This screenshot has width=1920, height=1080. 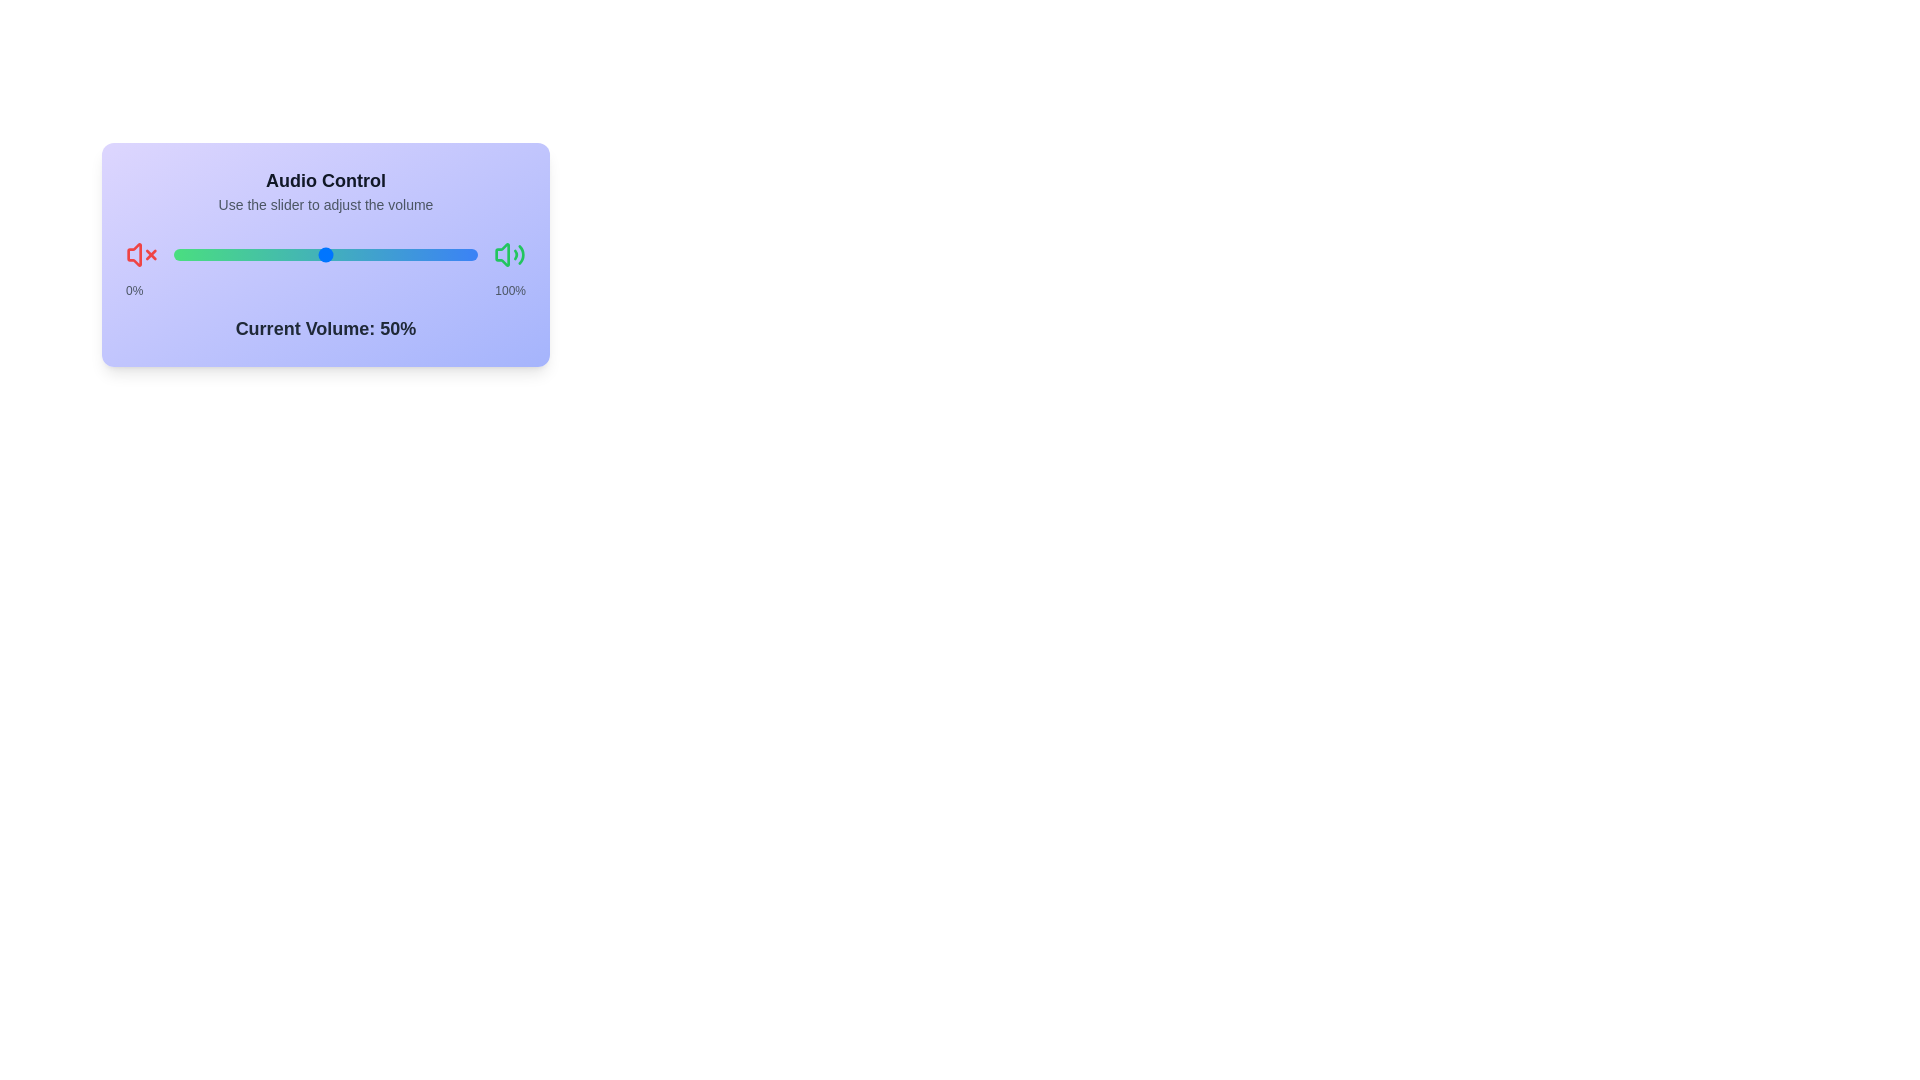 What do you see at coordinates (173, 253) in the screenshot?
I see `the slider to set the volume to 6%` at bounding box center [173, 253].